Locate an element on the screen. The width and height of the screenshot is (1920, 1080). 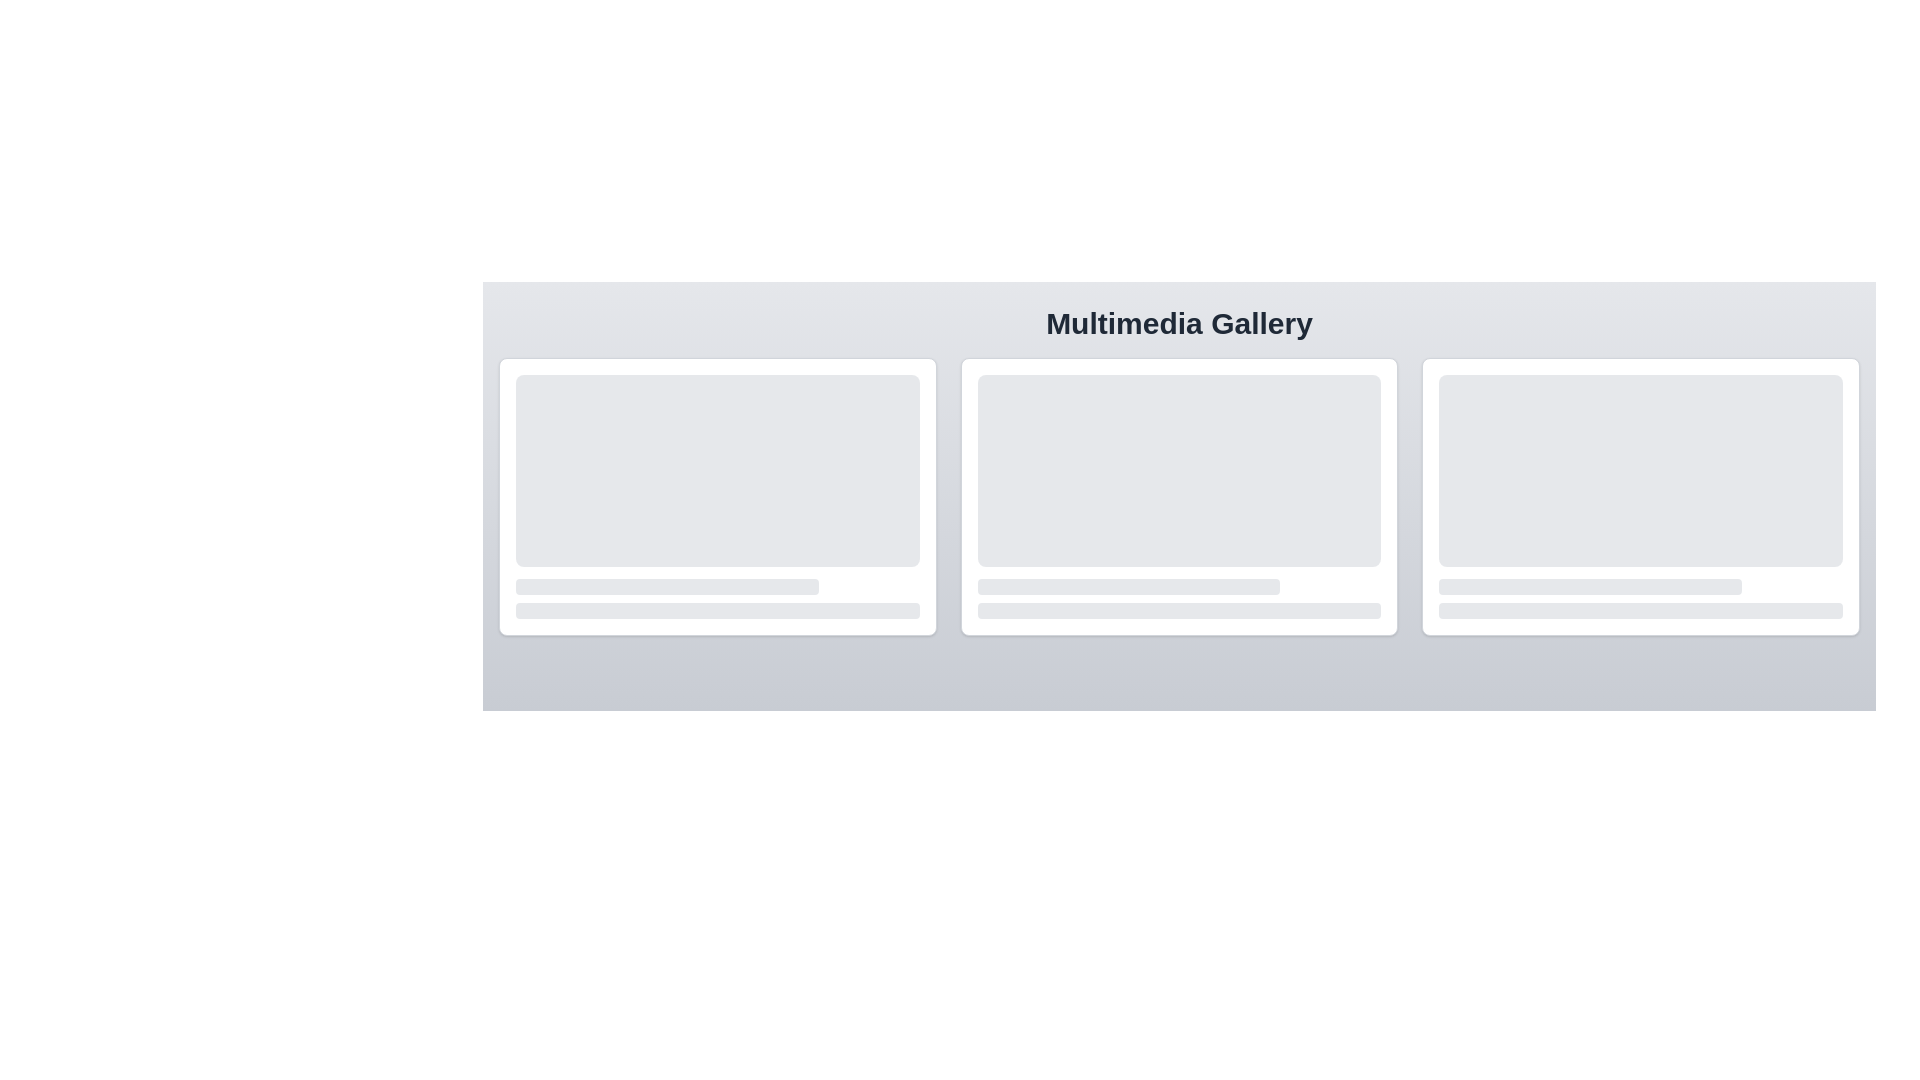
the visual placeholder, which is a rectangular area with rounded corners and a light gray background that indicates loading elements is located at coordinates (717, 470).